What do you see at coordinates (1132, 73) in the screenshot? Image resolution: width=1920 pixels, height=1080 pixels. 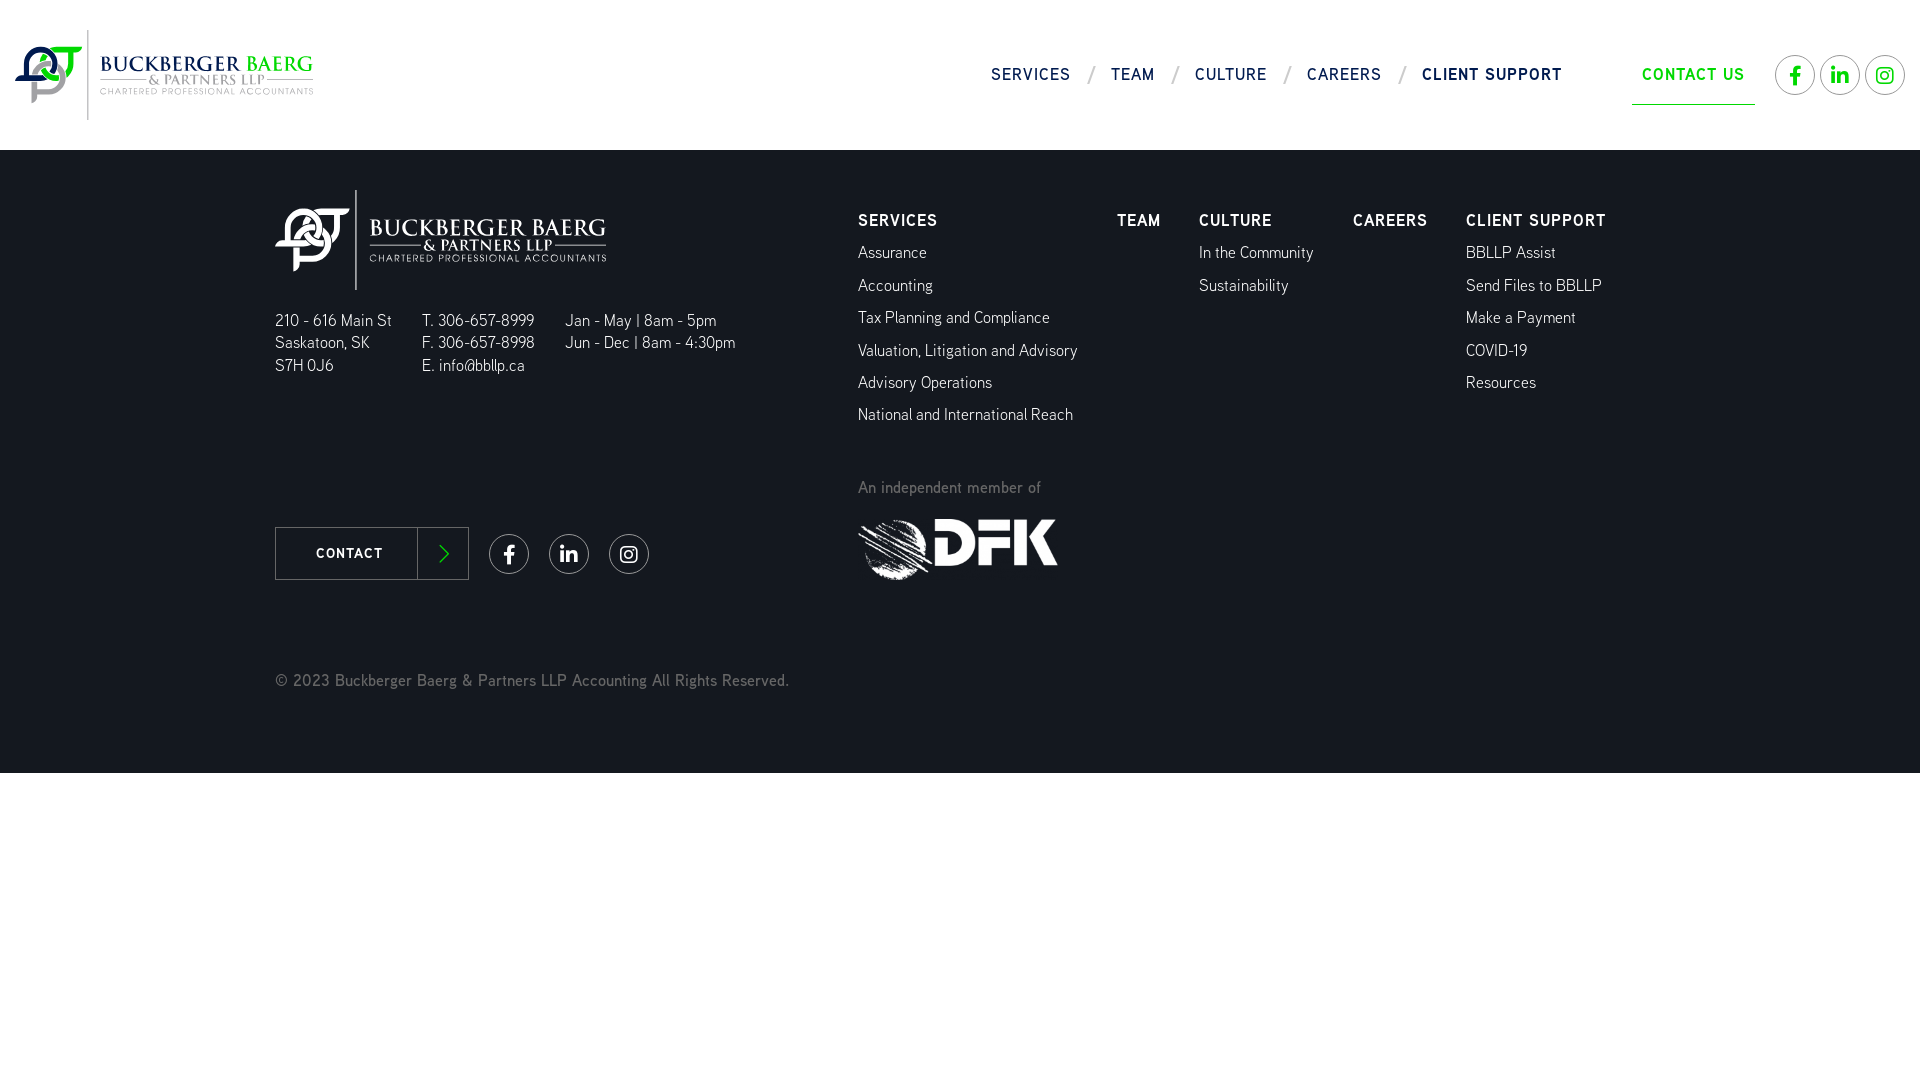 I see `'TEAM'` at bounding box center [1132, 73].